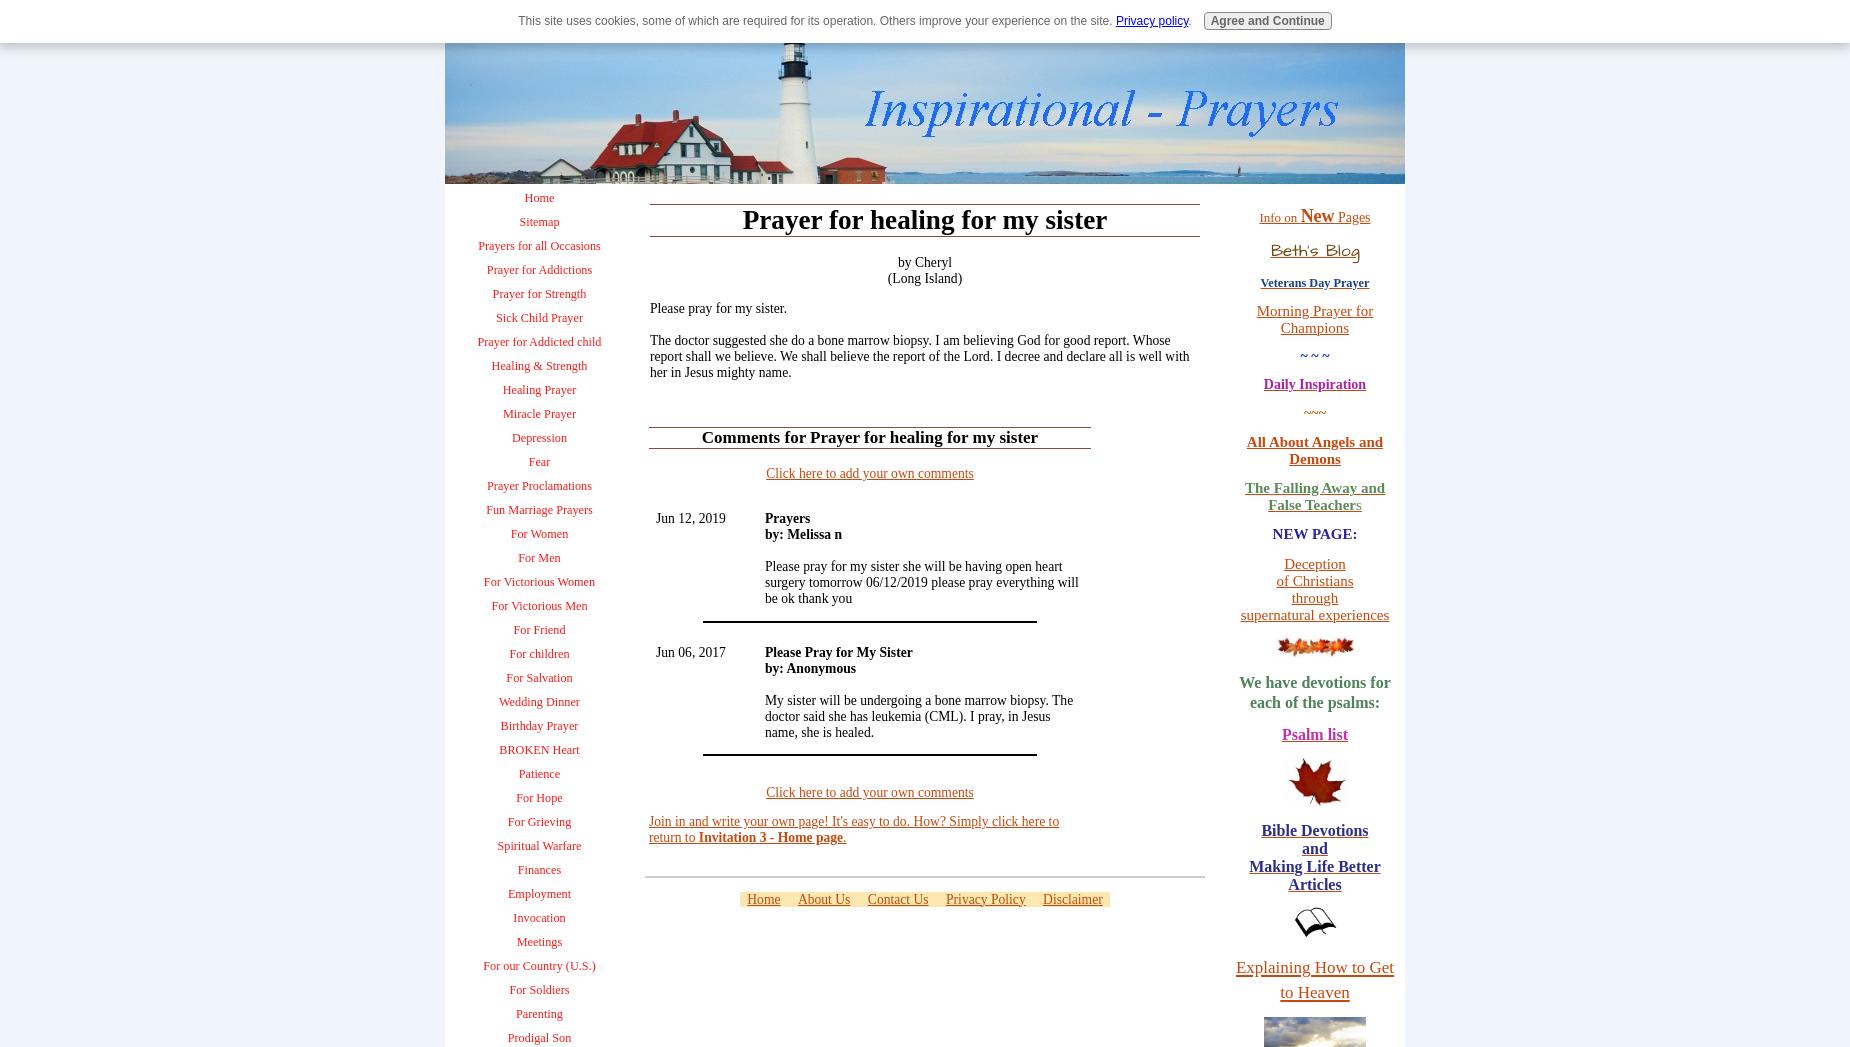 The height and width of the screenshot is (1047, 1850). Describe the element at coordinates (1313, 579) in the screenshot. I see `'of Christians'` at that location.